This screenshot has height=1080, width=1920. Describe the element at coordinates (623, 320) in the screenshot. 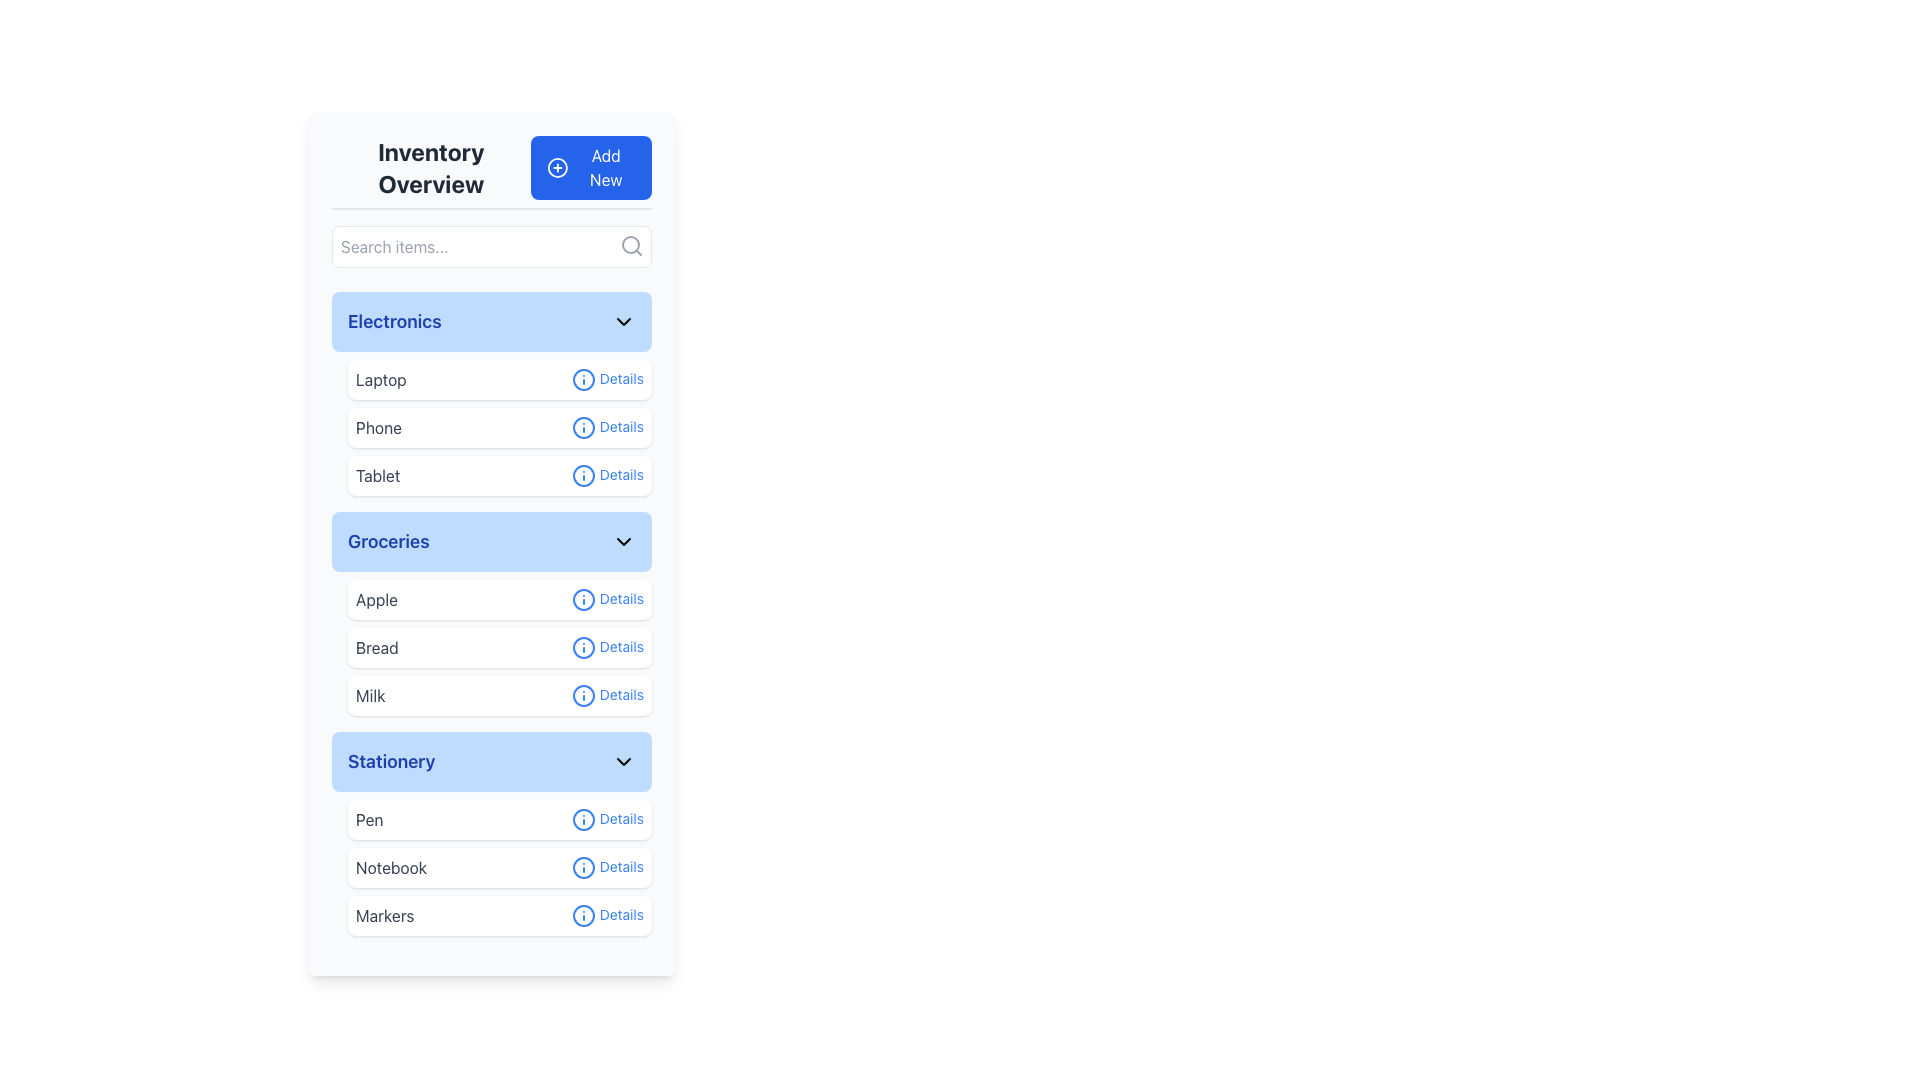

I see `the chevron icon positioned at the top right of the blue 'Electronics' header section to toggle the visibility of associated items` at that location.